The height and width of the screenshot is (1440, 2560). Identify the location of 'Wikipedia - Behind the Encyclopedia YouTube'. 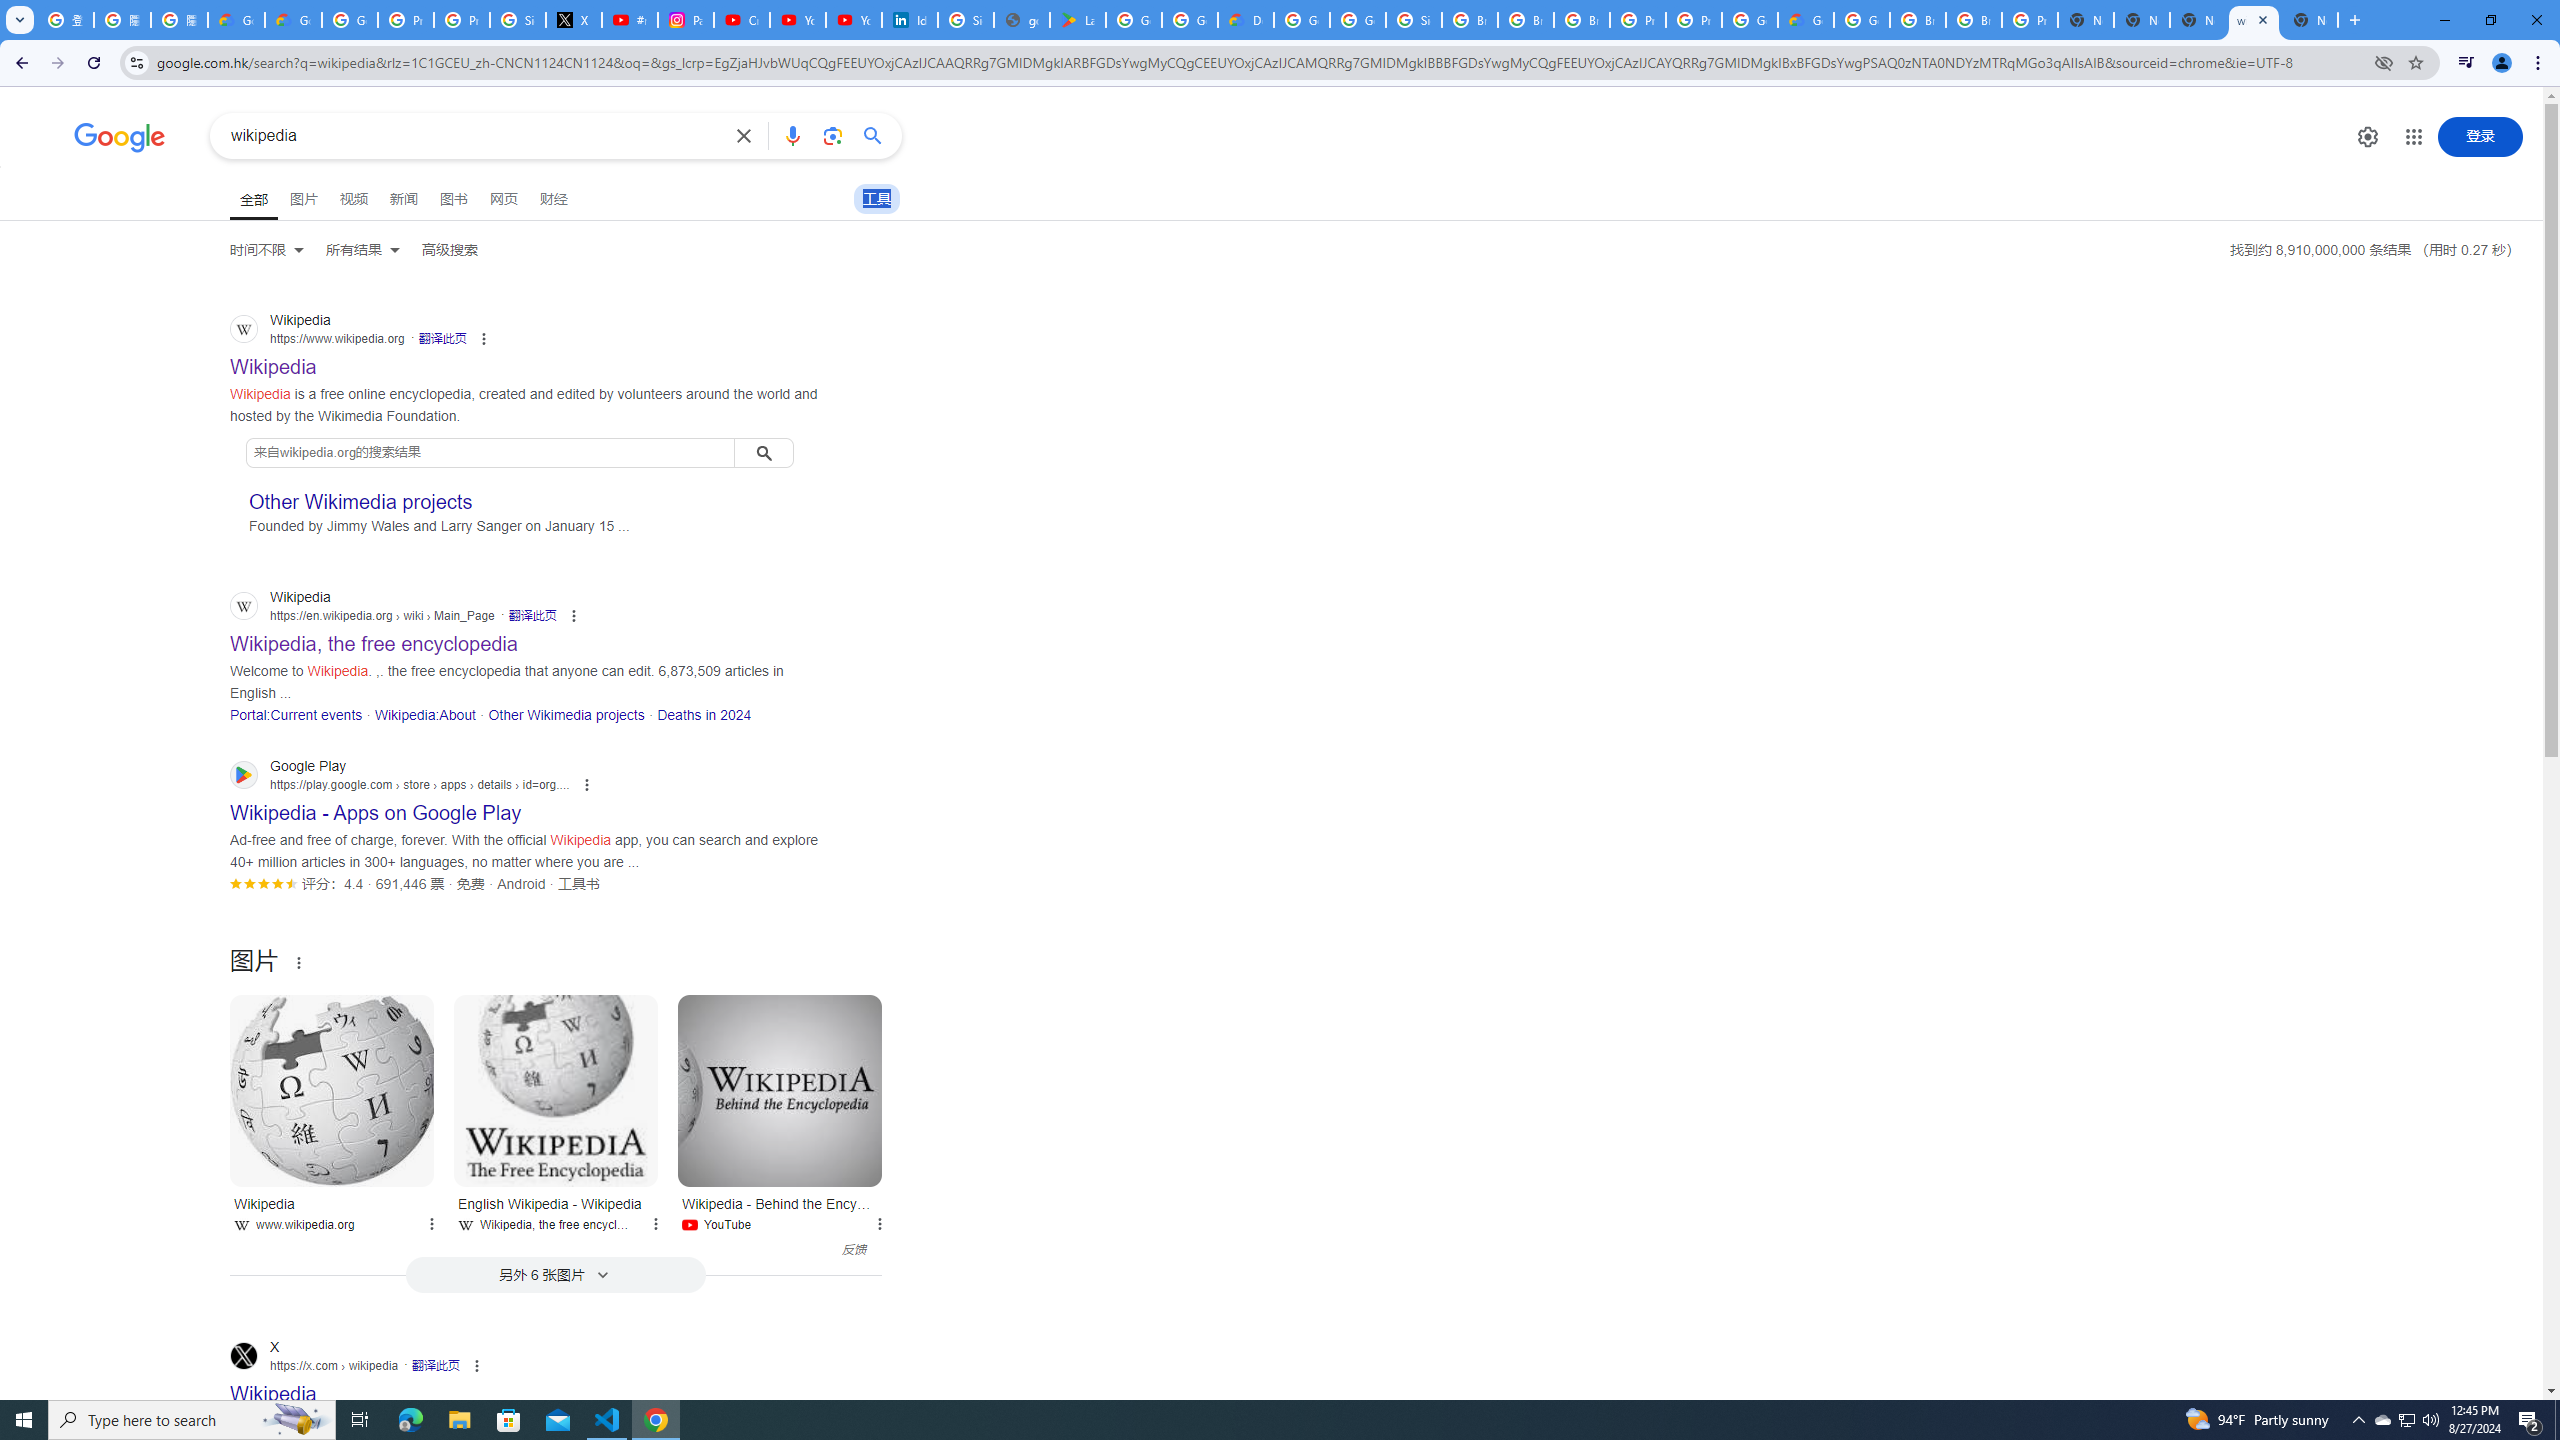
(779, 1210).